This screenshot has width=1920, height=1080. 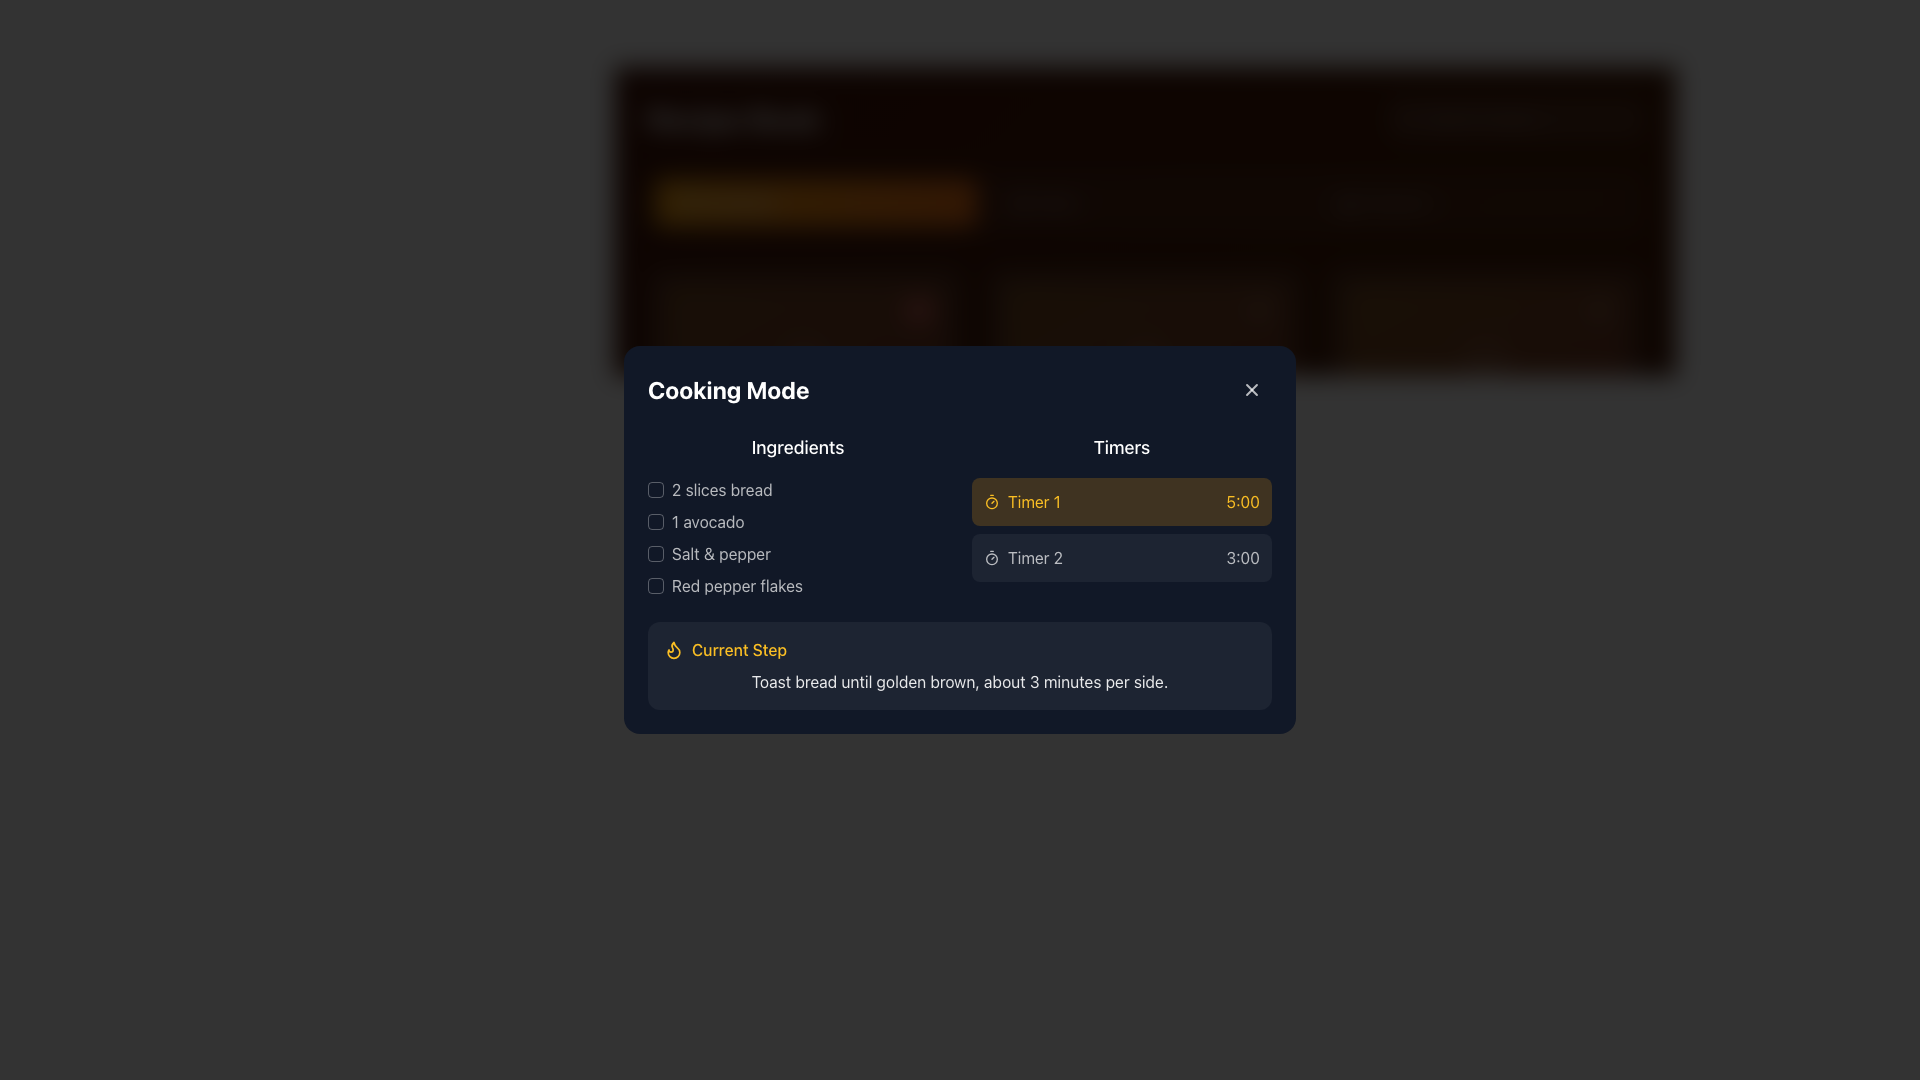 I want to click on the first star icon from the left in the 'Timers' section, which is styled with a golden amber color and indicates an active state, so click(x=1199, y=473).